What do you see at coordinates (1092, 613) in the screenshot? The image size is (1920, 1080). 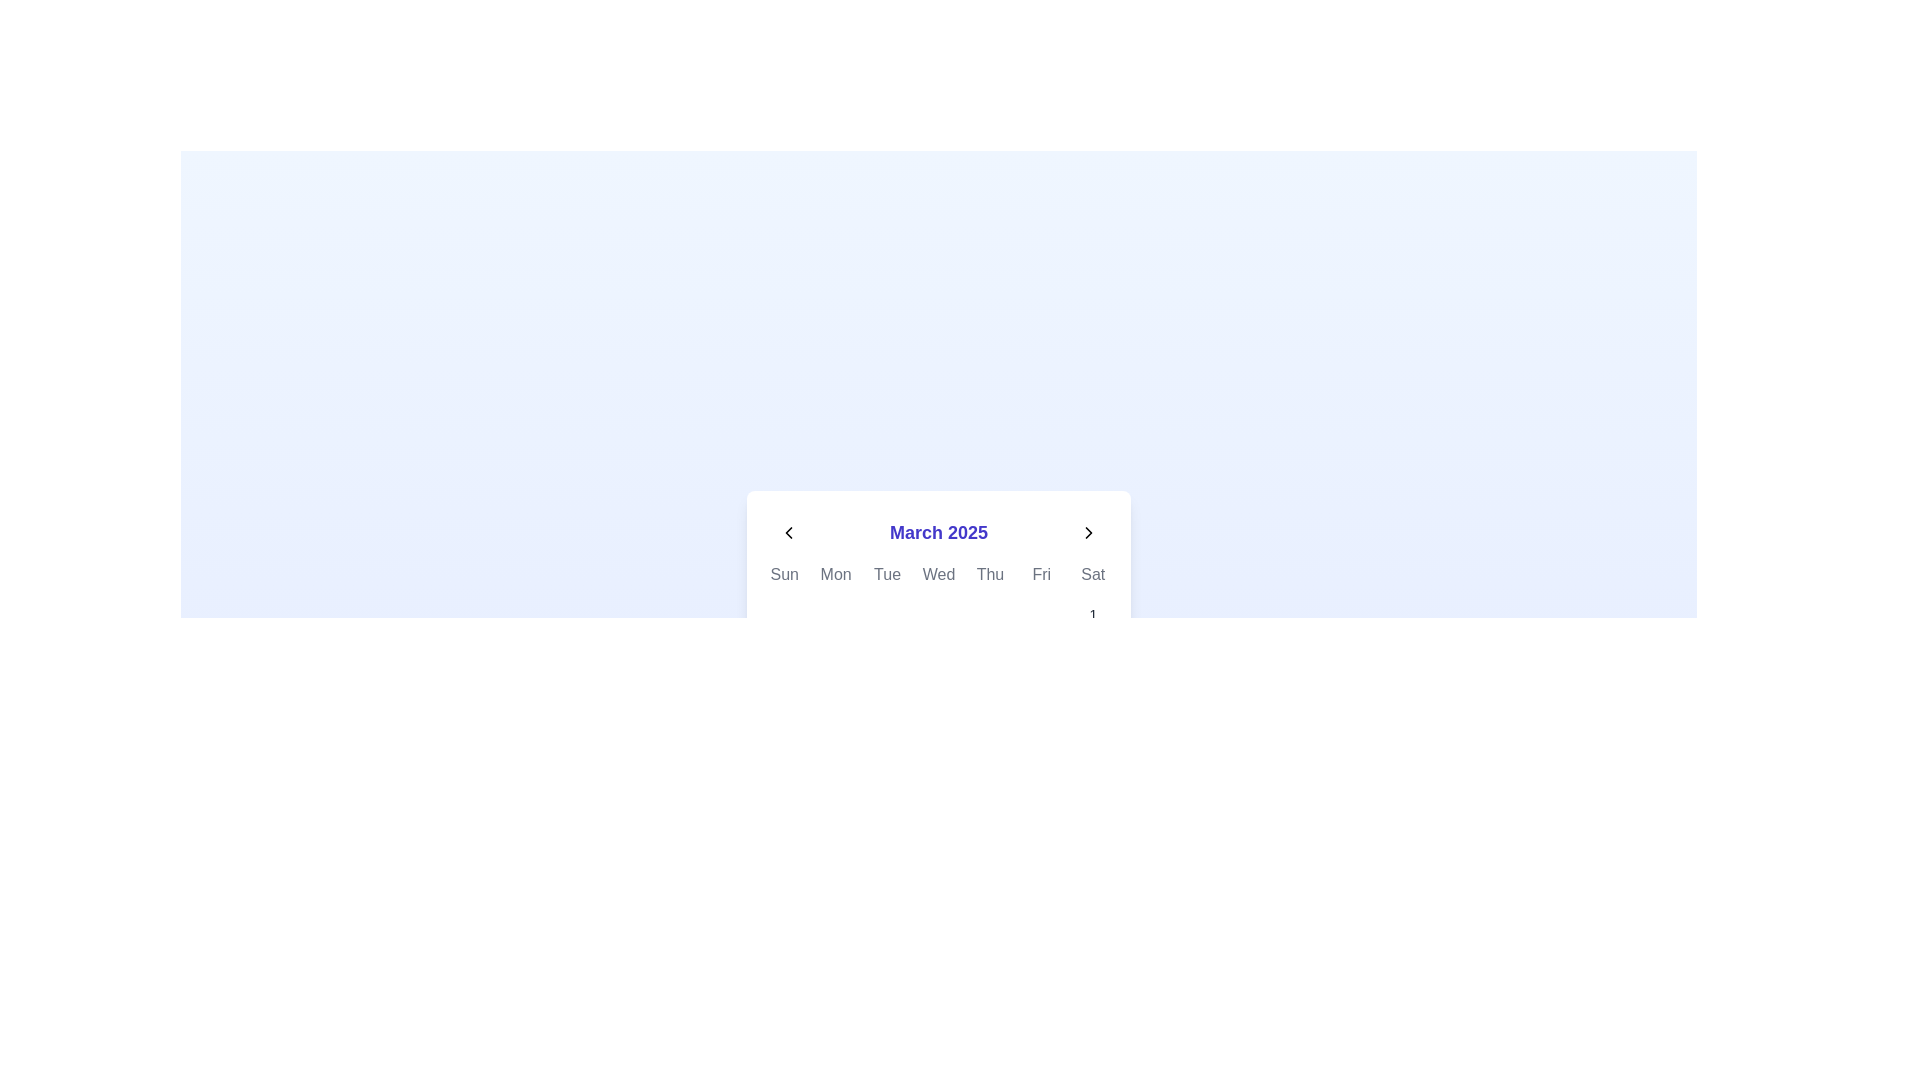 I see `the calendar day cell button that contains the number '1', which is the seventh item in the first row of the calendar grid under the 'Sat' column header` at bounding box center [1092, 613].